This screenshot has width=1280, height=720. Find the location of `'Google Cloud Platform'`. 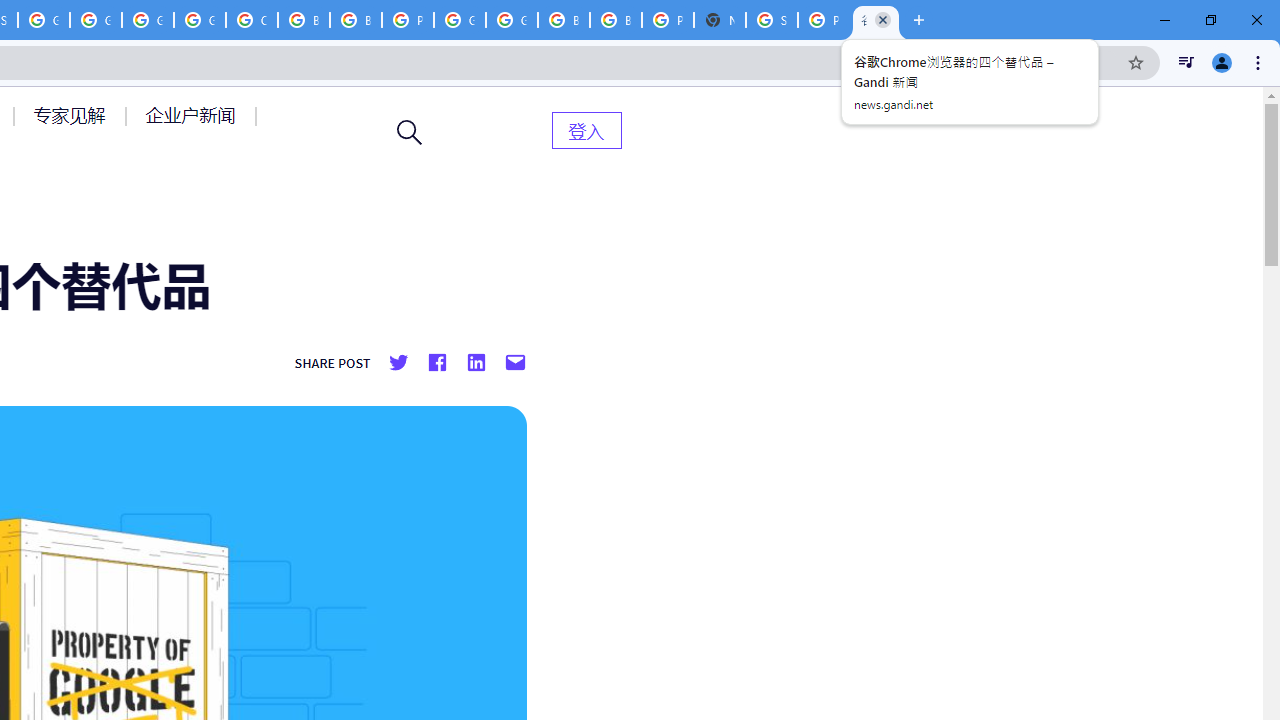

'Google Cloud Platform' is located at coordinates (459, 20).